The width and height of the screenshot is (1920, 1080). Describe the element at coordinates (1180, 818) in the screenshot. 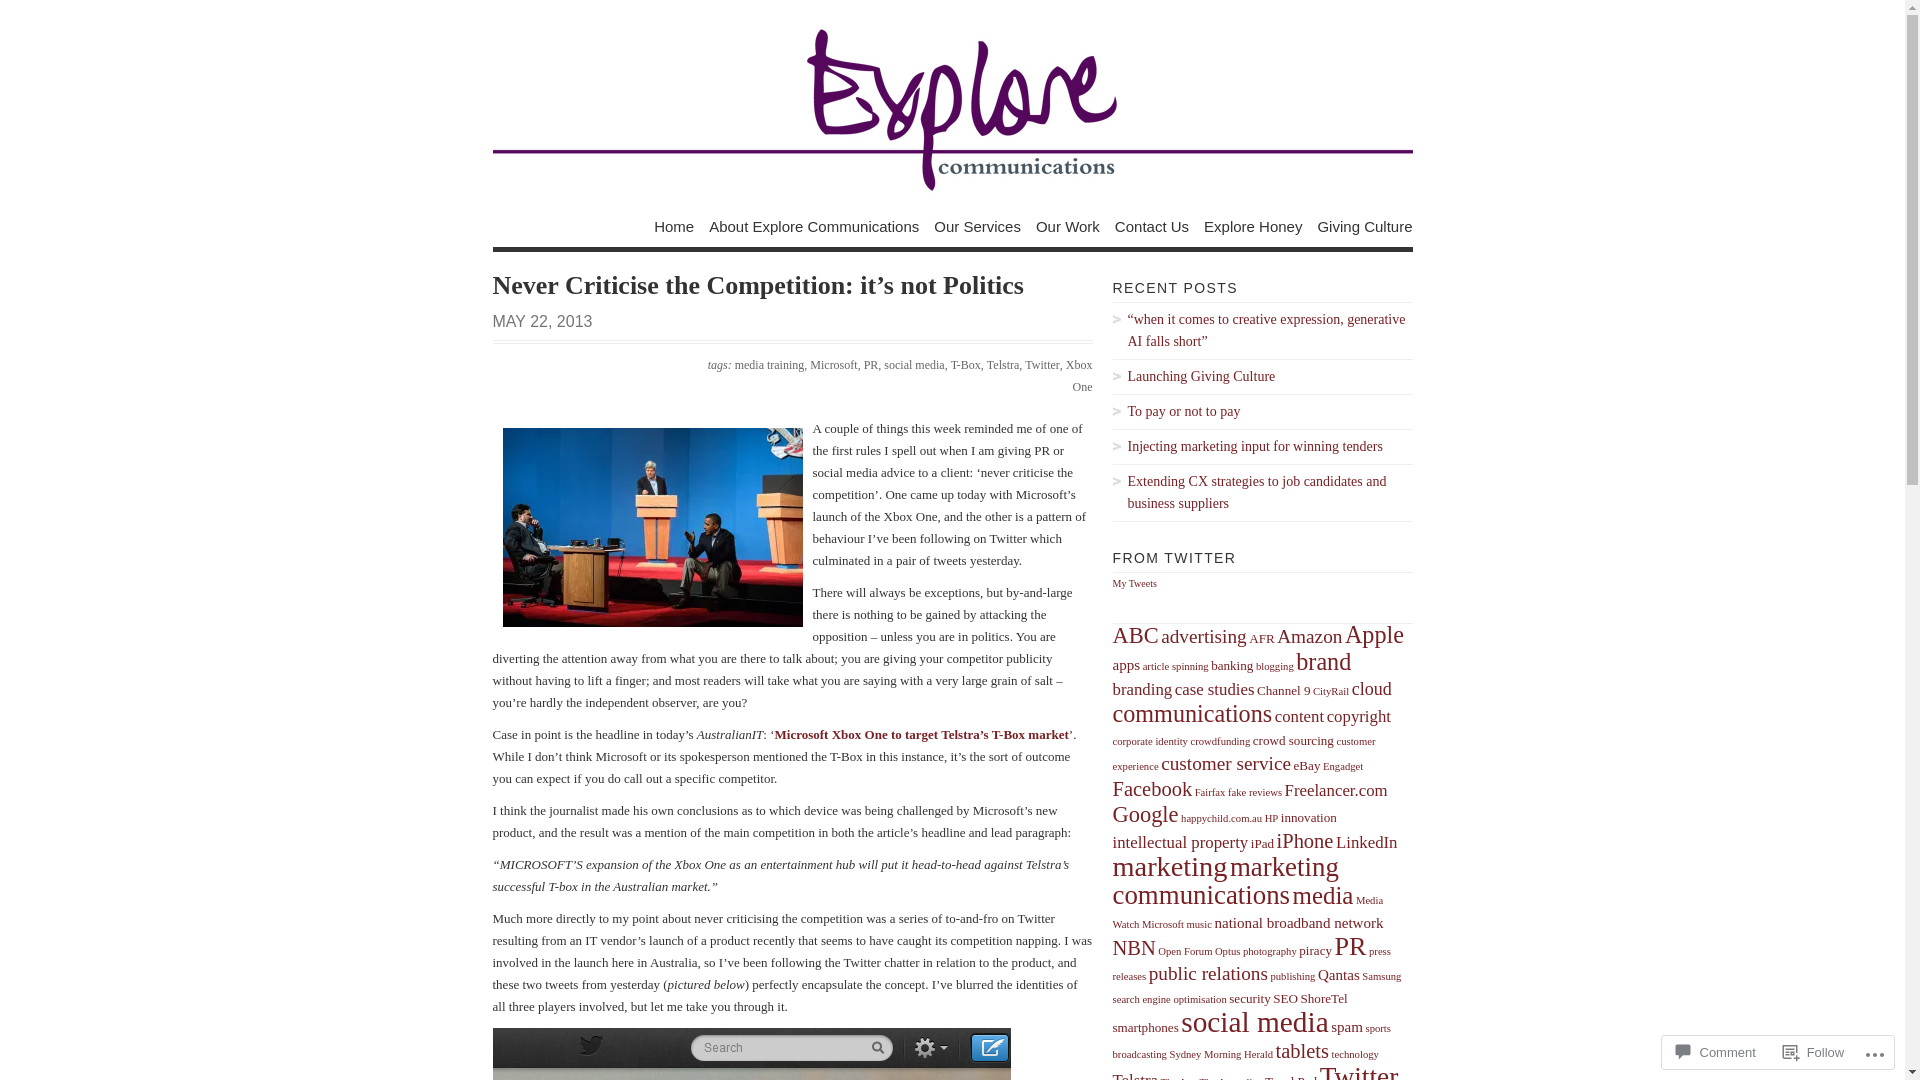

I see `'happychild.com.au'` at that location.